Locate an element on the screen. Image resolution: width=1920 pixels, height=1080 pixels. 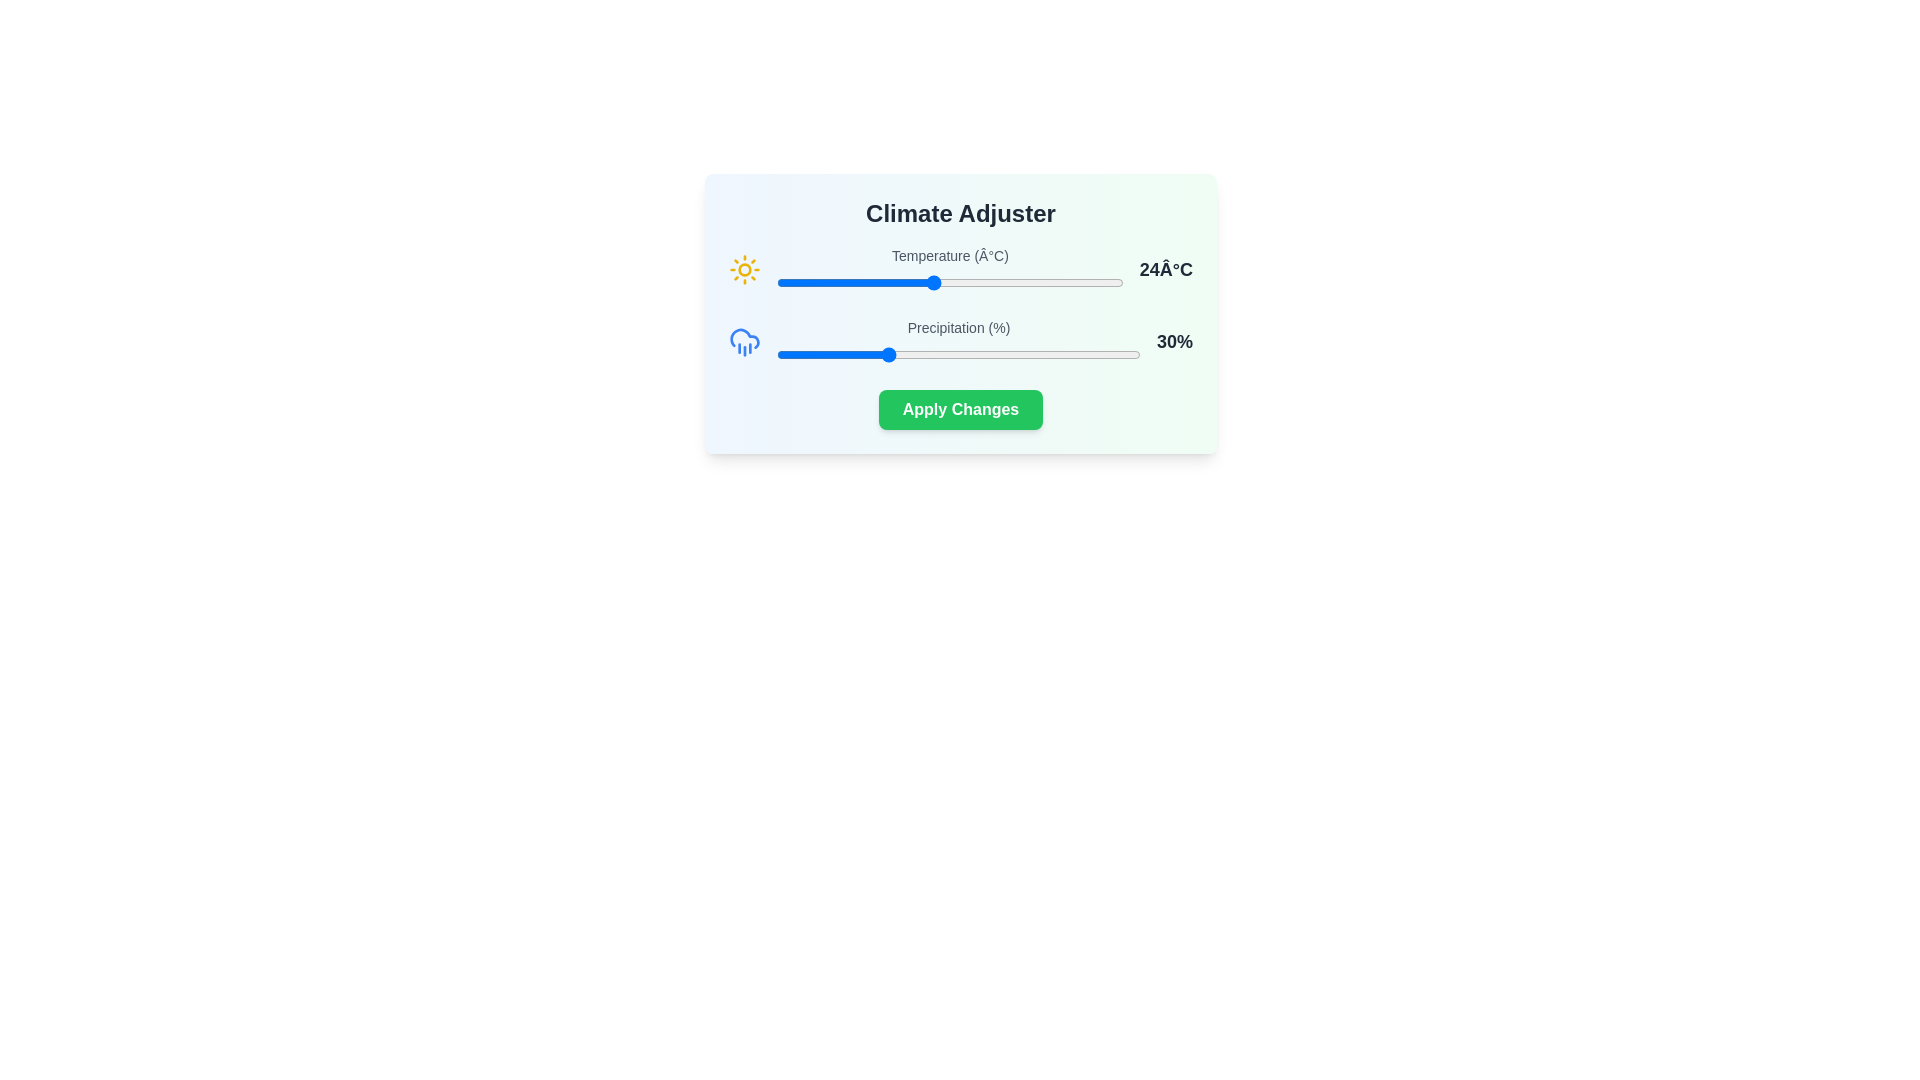
'Apply Changes' button to confirm the settings is located at coordinates (960, 408).